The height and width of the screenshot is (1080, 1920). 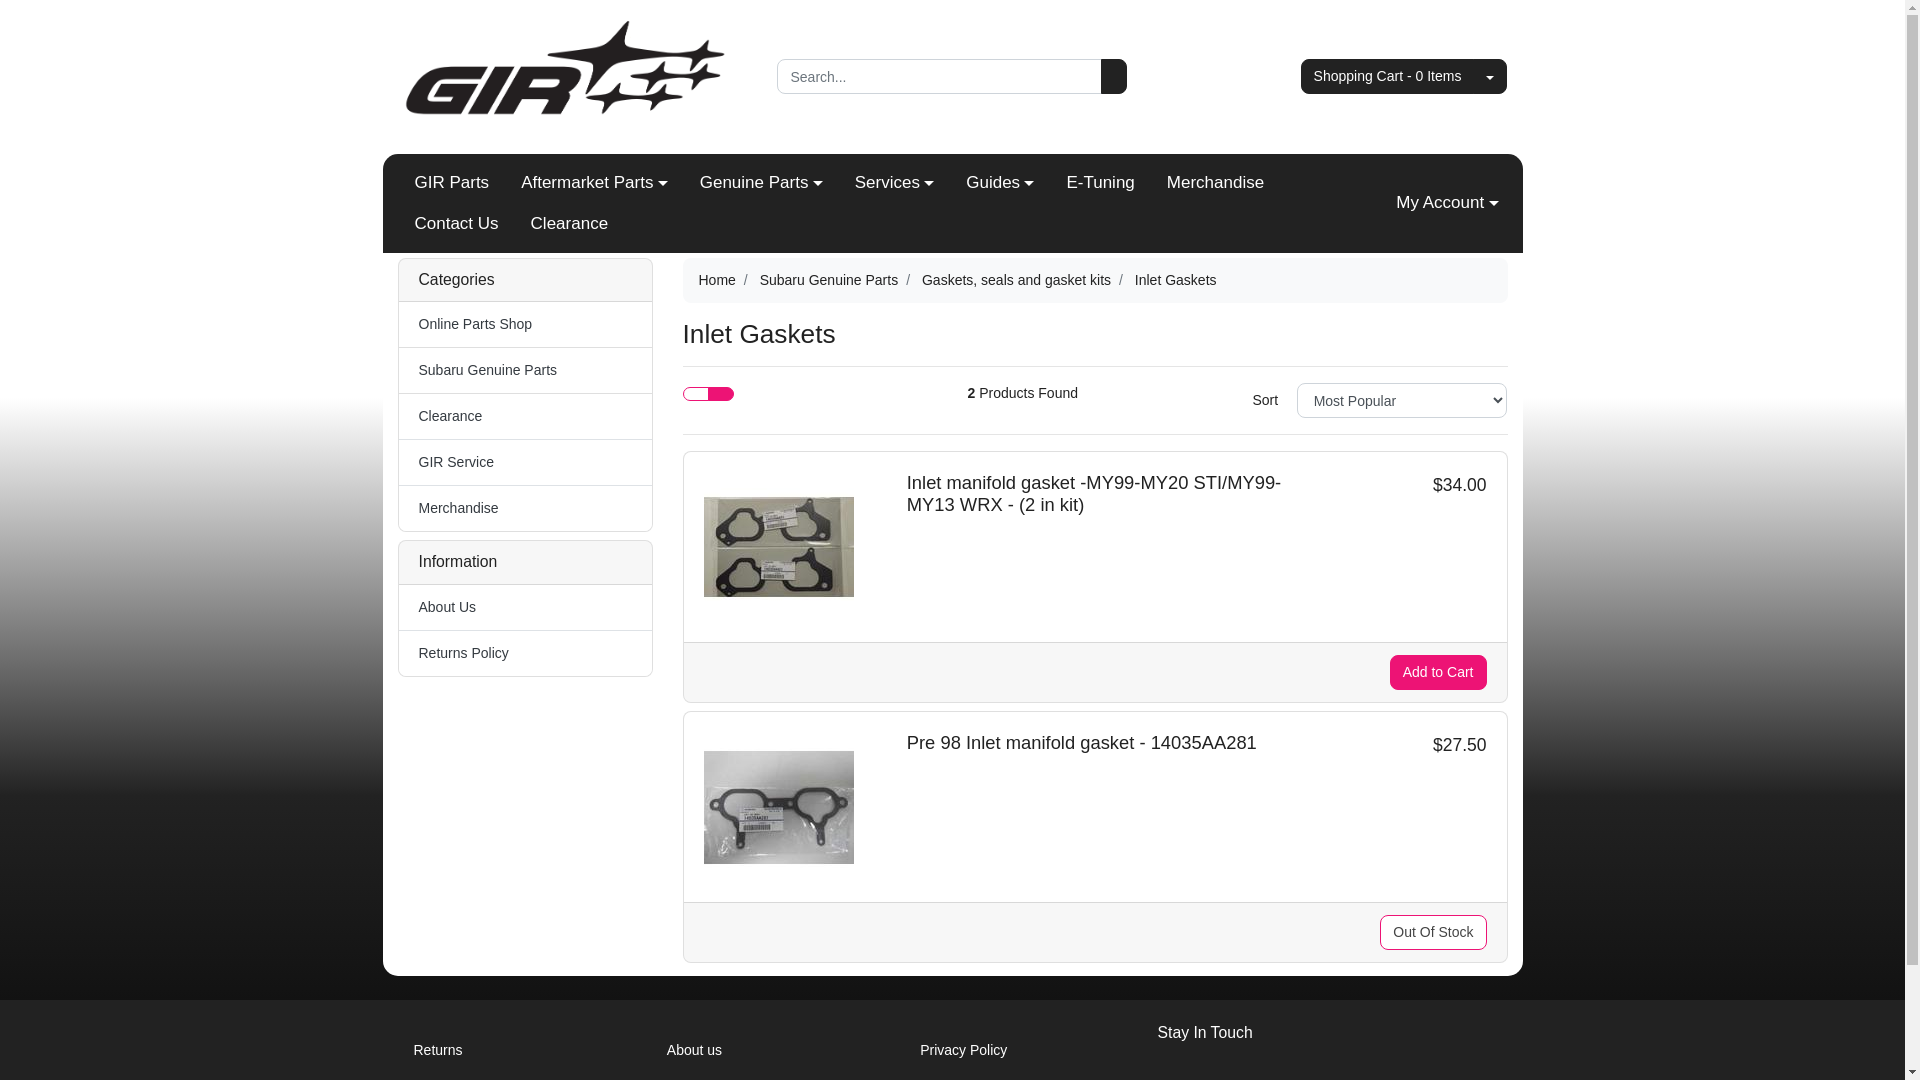 What do you see at coordinates (455, 223) in the screenshot?
I see `'Contact Us'` at bounding box center [455, 223].